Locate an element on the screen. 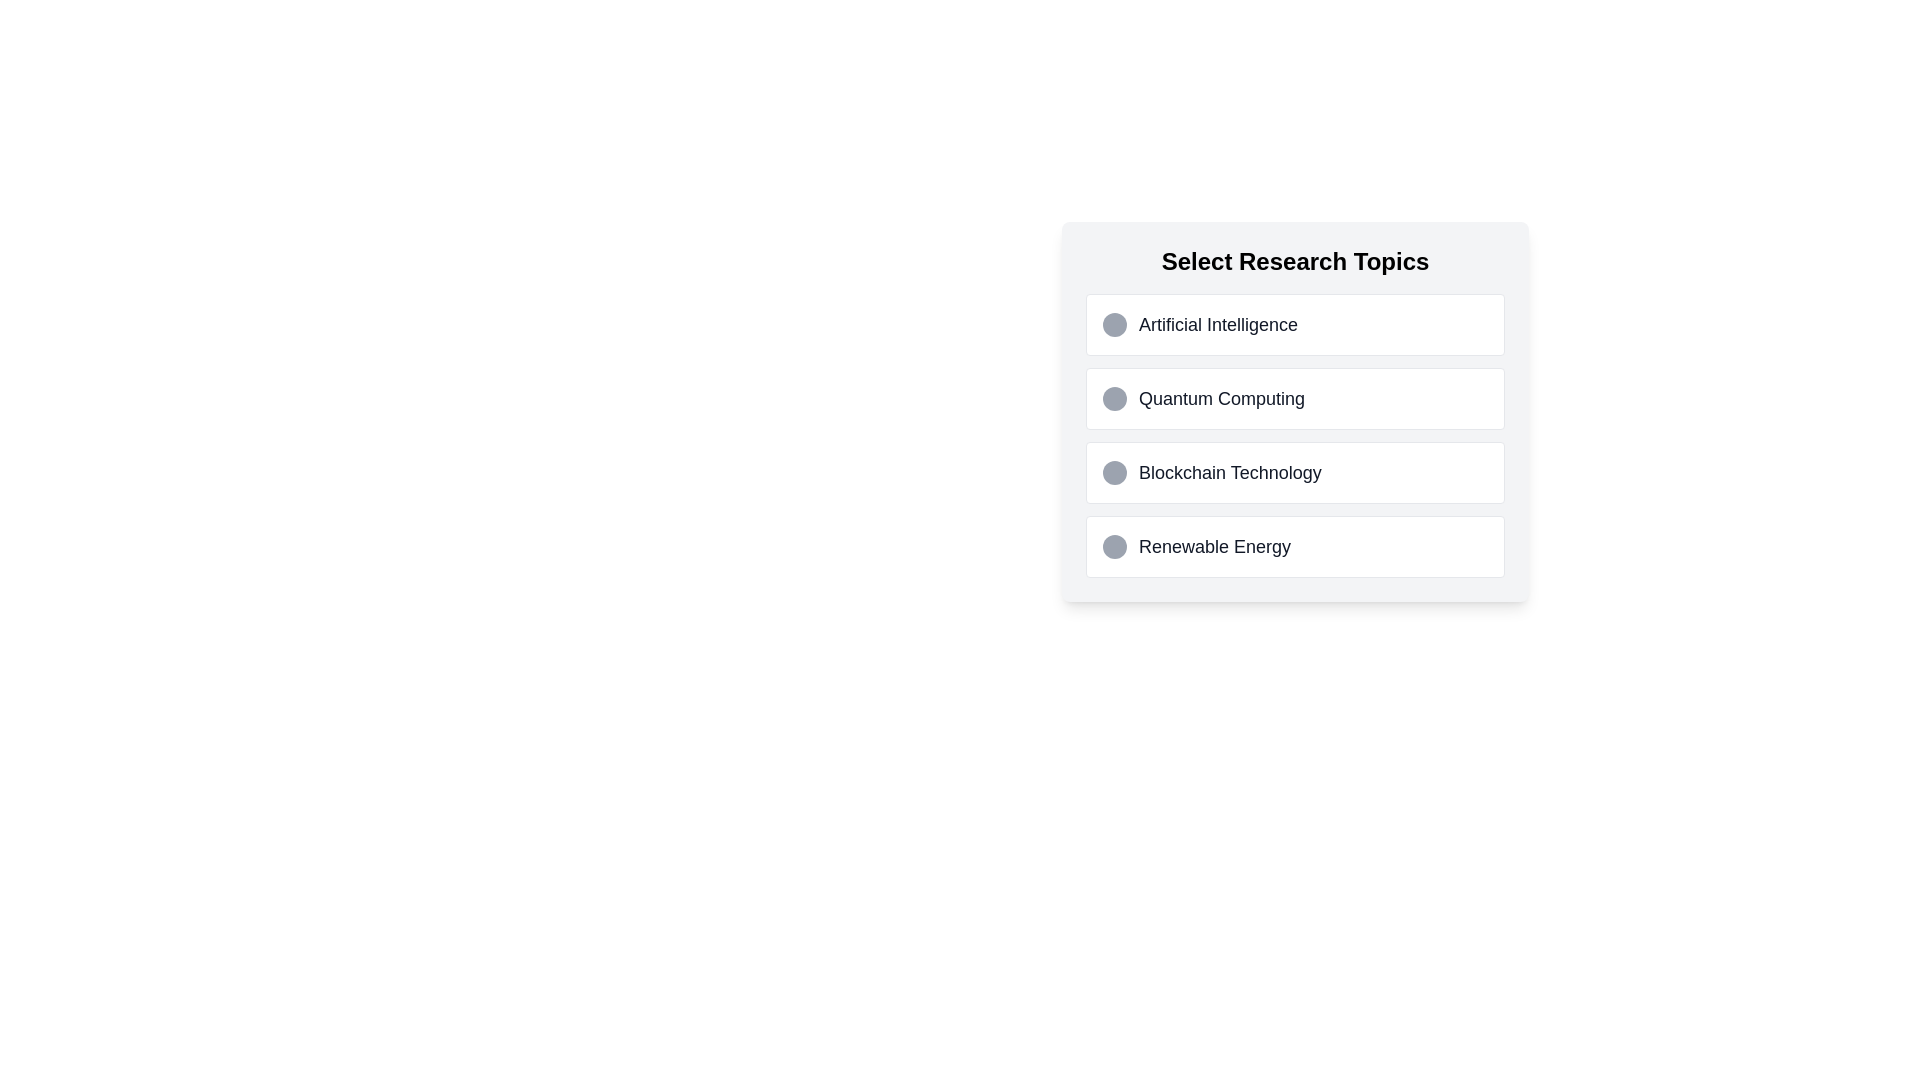 The height and width of the screenshot is (1080, 1920). the circular gray radio button located to the left of the 'Artificial Intelligence' text label is located at coordinates (1113, 323).